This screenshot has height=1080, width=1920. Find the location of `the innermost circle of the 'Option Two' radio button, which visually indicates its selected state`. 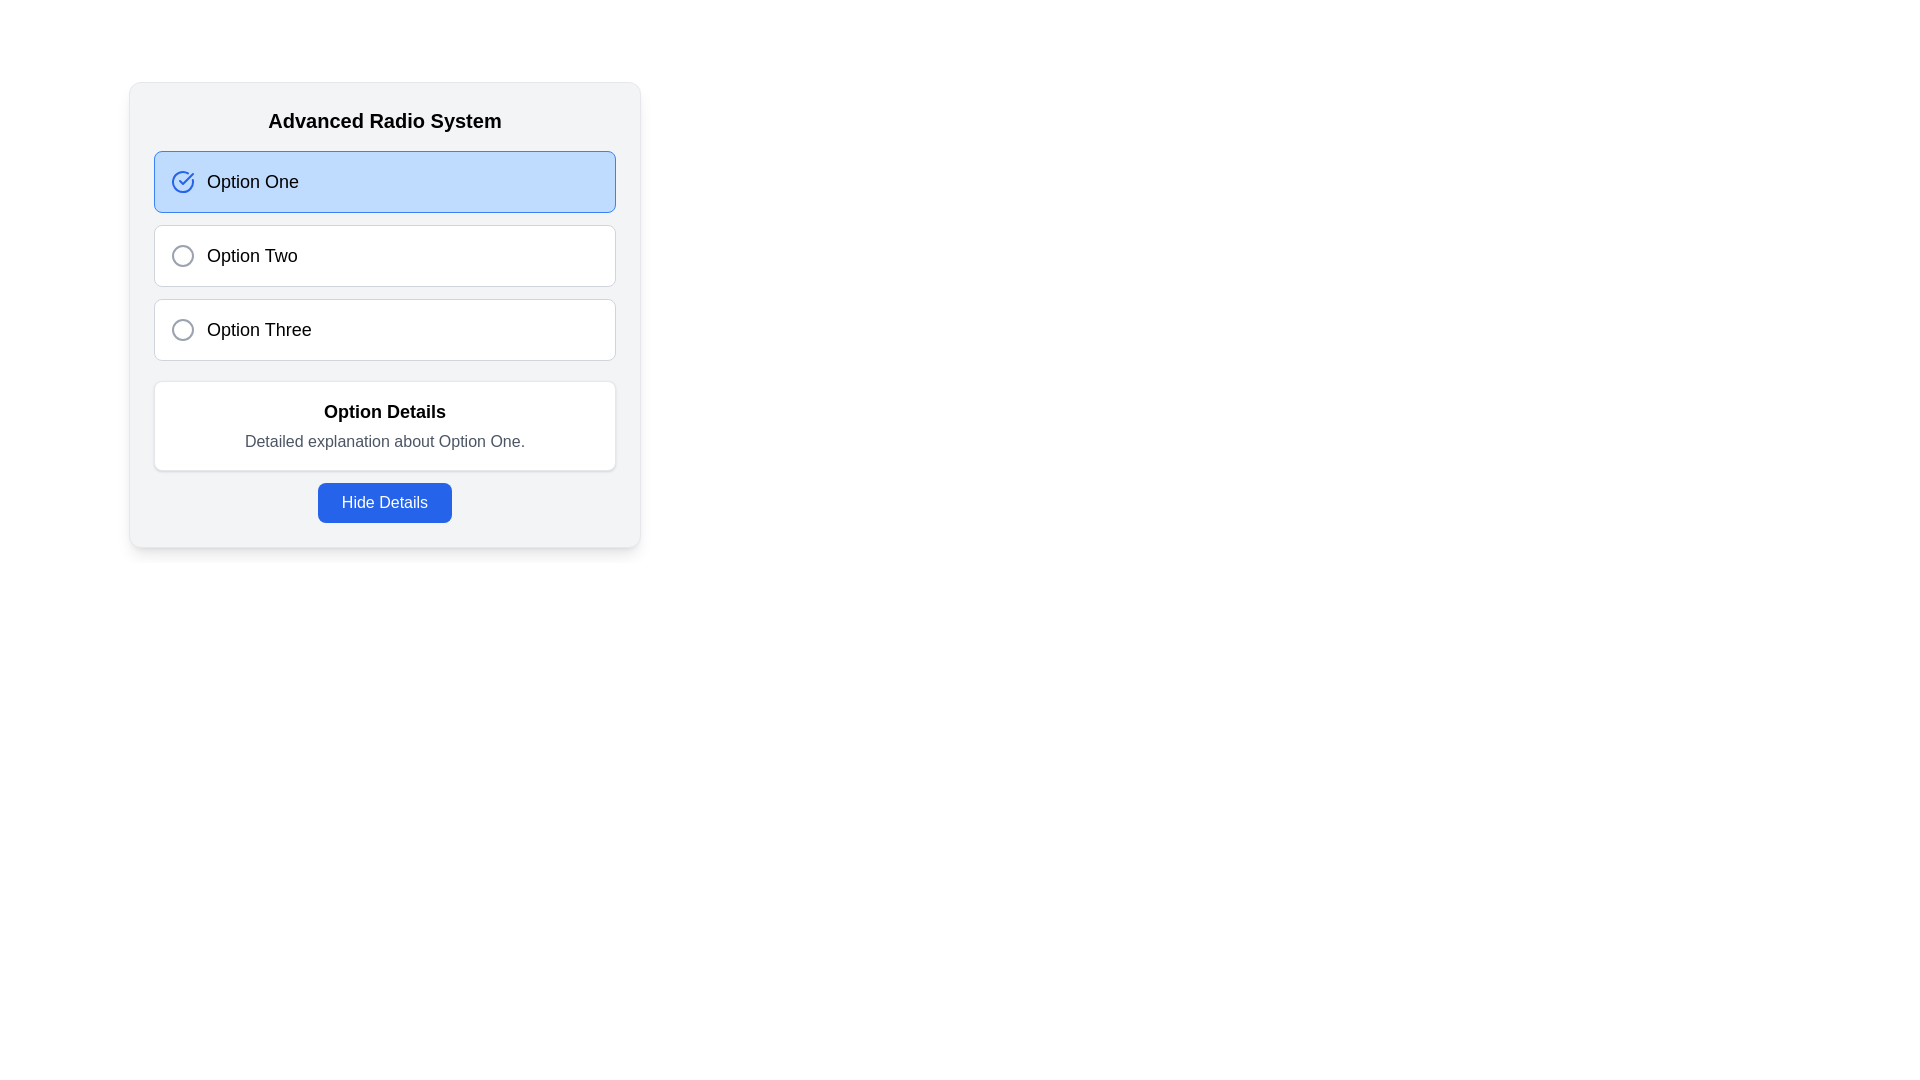

the innermost circle of the 'Option Two' radio button, which visually indicates its selected state is located at coordinates (182, 254).